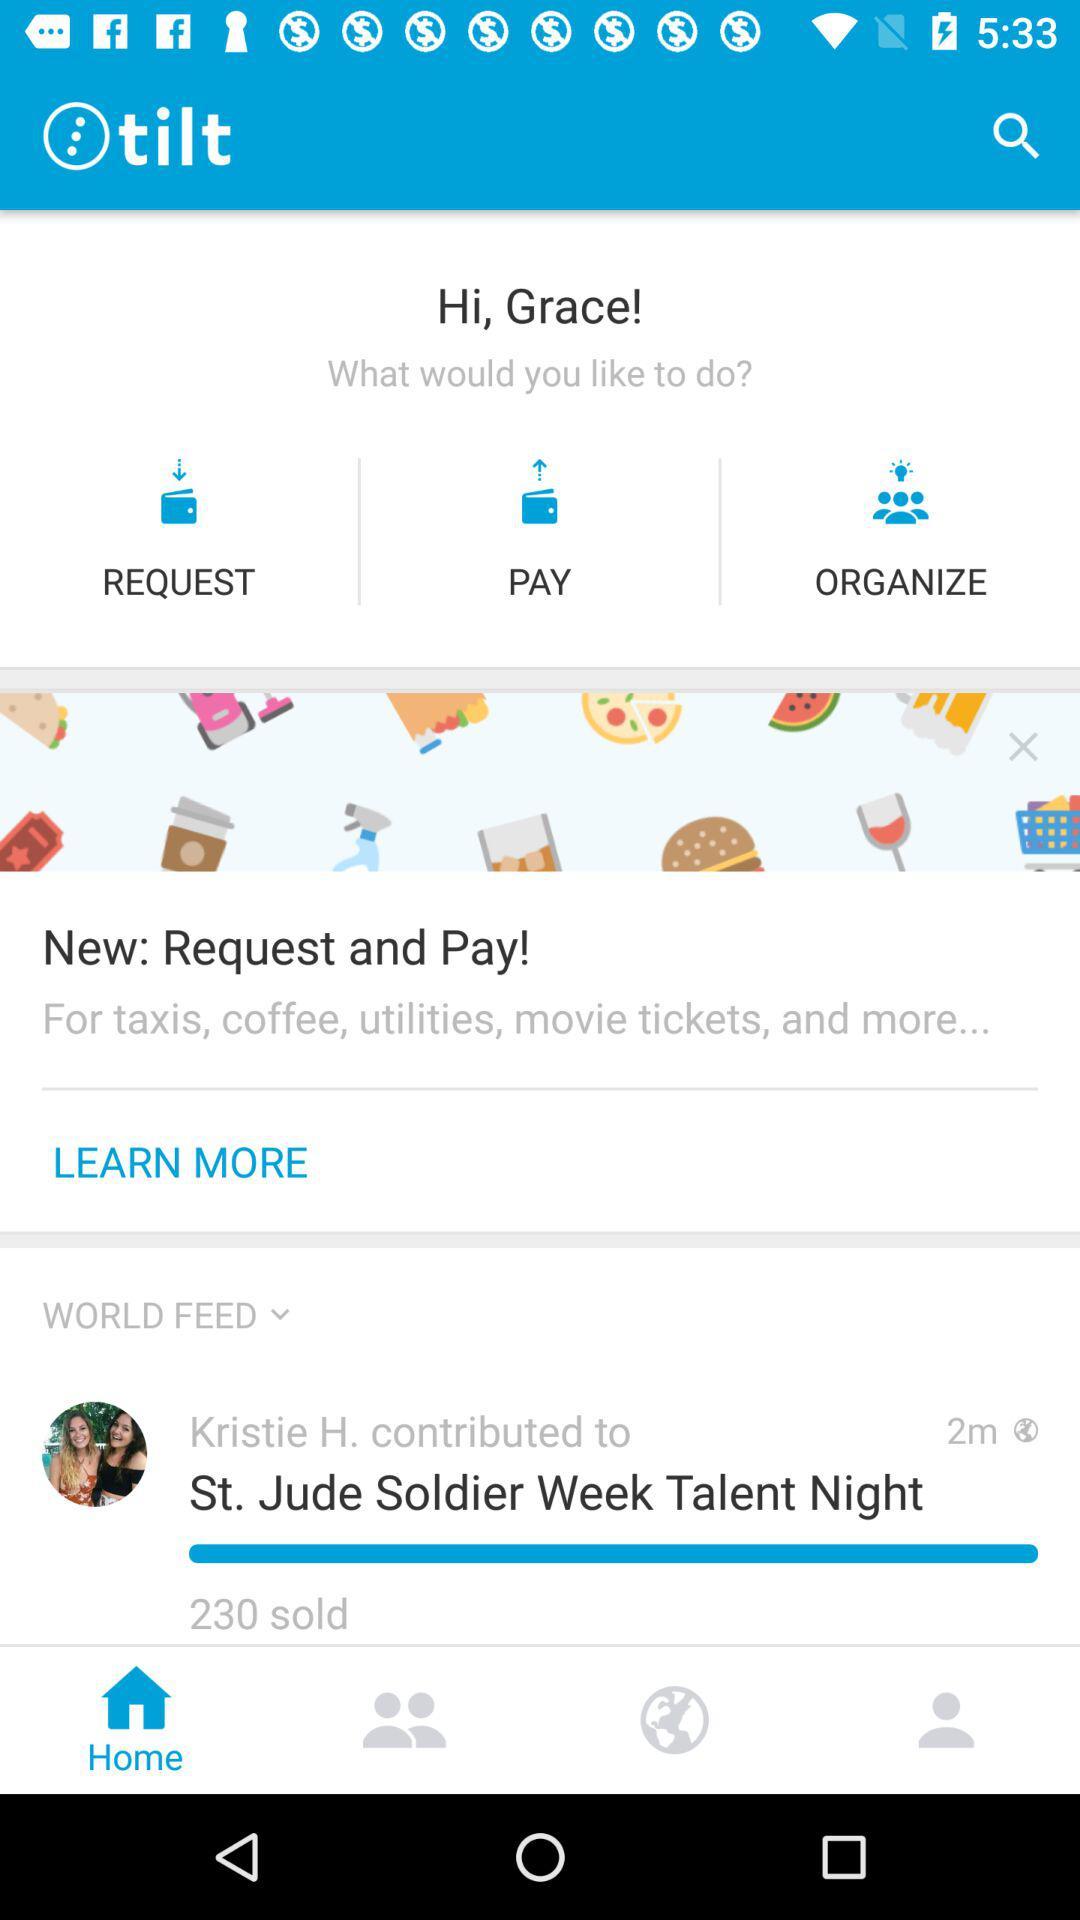 This screenshot has width=1080, height=1920. I want to click on icon to the right of 2m item, so click(1026, 1429).